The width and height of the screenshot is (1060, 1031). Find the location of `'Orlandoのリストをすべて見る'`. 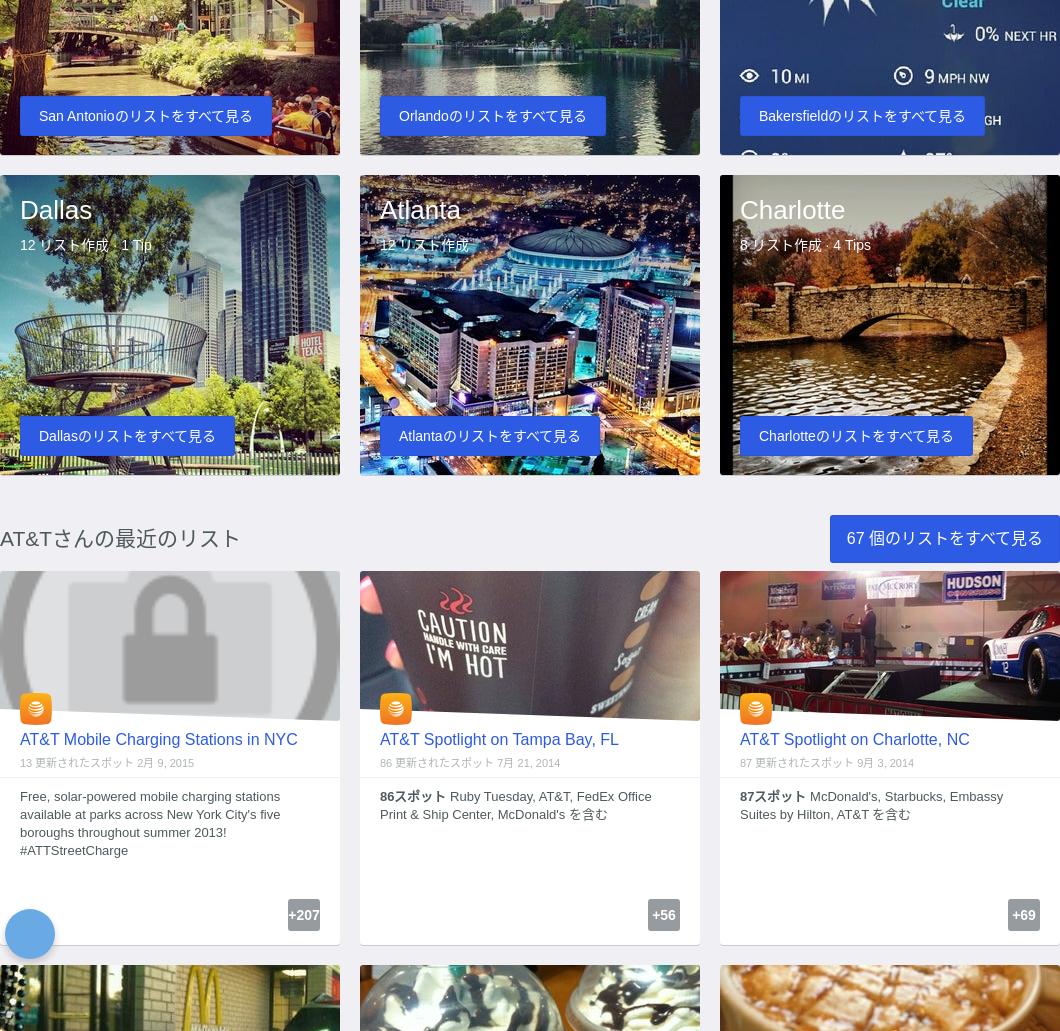

'Orlandoのリストをすべて見る' is located at coordinates (491, 113).